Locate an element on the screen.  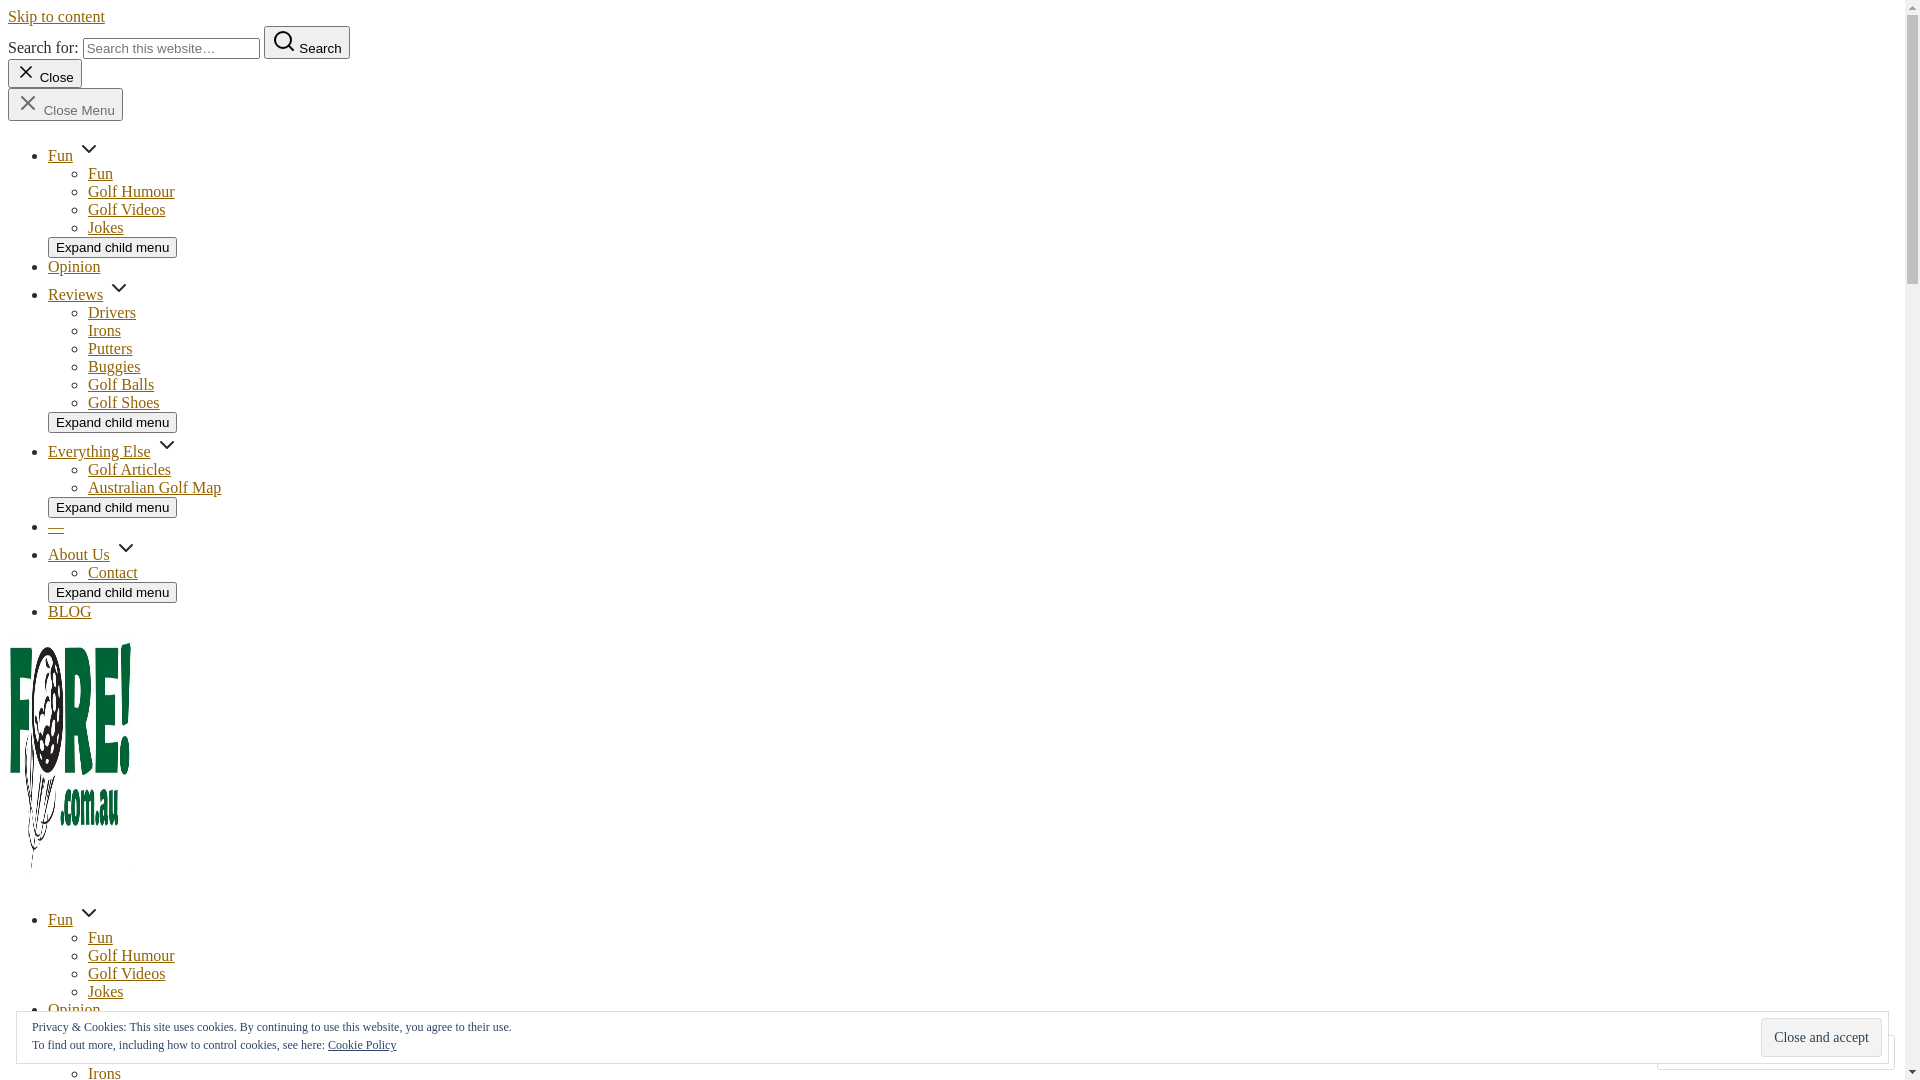
'Golf Humour' is located at coordinates (130, 954).